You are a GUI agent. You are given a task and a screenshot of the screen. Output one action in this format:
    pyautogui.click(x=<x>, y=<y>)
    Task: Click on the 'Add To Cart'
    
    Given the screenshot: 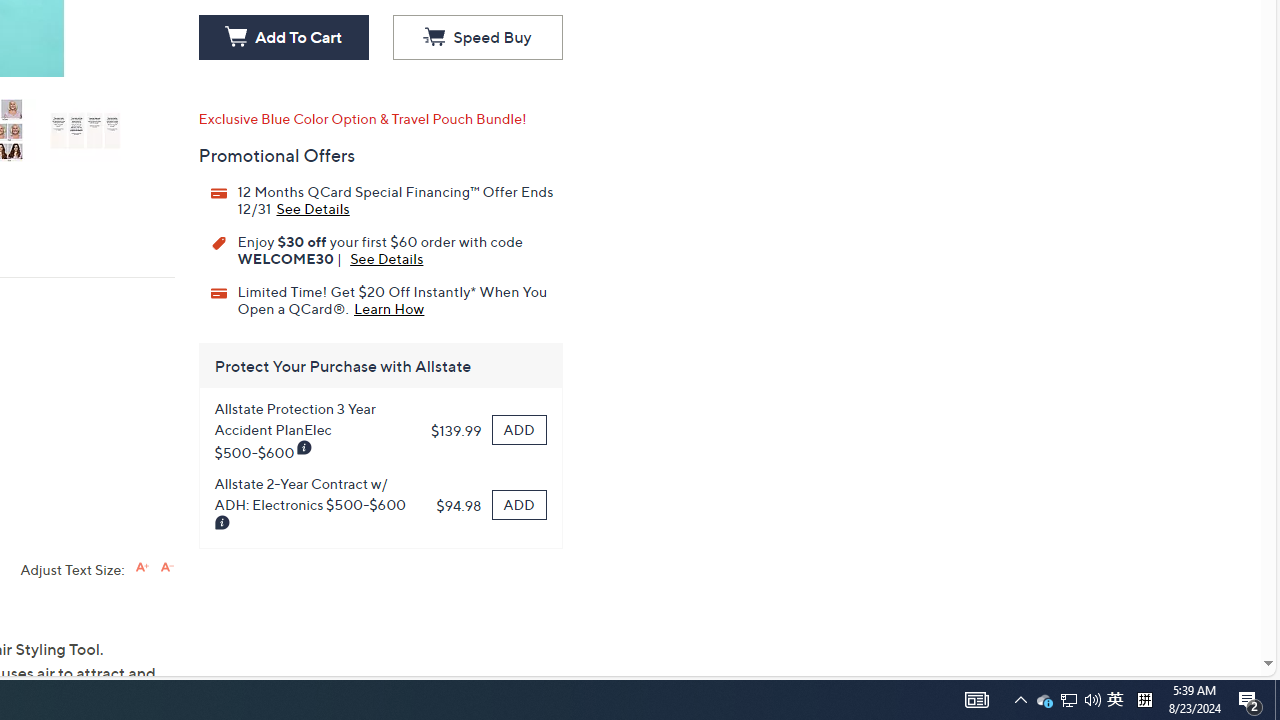 What is the action you would take?
    pyautogui.click(x=282, y=38)
    